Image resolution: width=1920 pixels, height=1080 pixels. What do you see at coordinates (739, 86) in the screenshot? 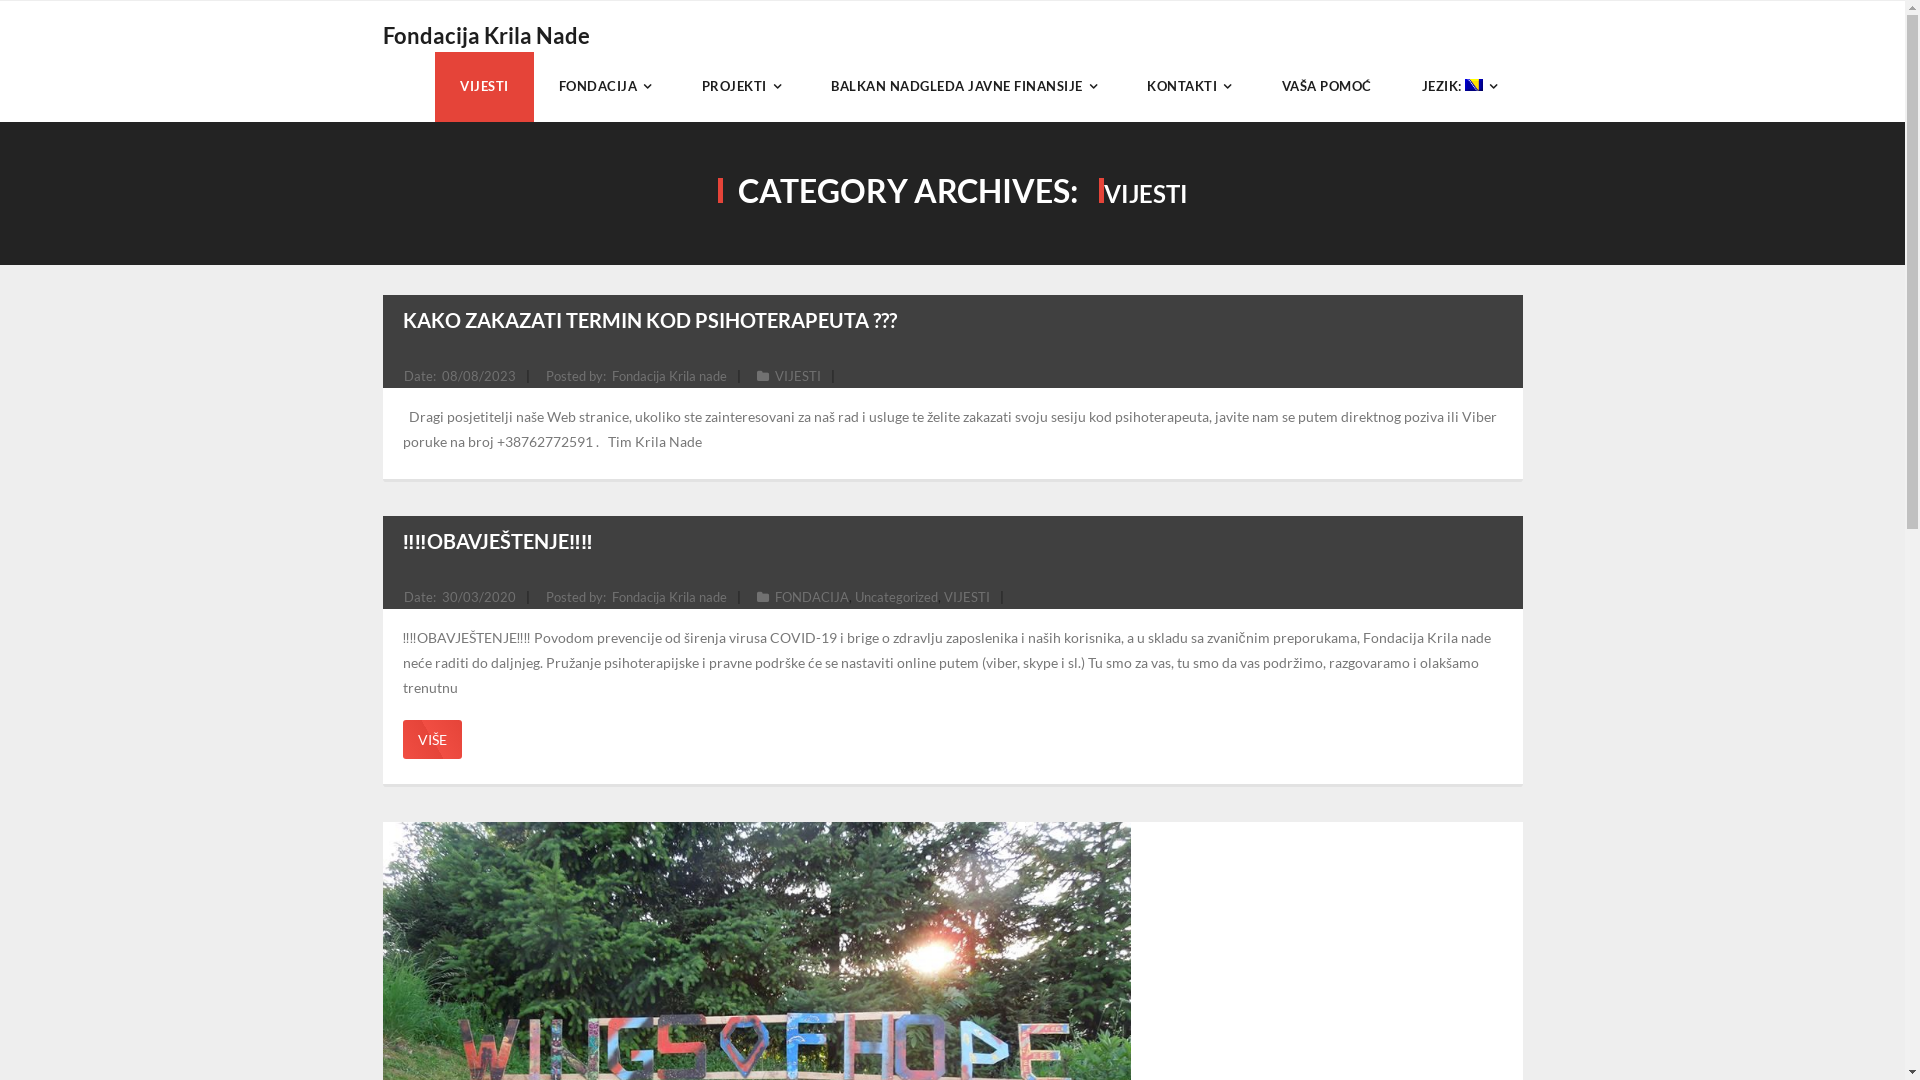
I see `'PROJEKTI'` at bounding box center [739, 86].